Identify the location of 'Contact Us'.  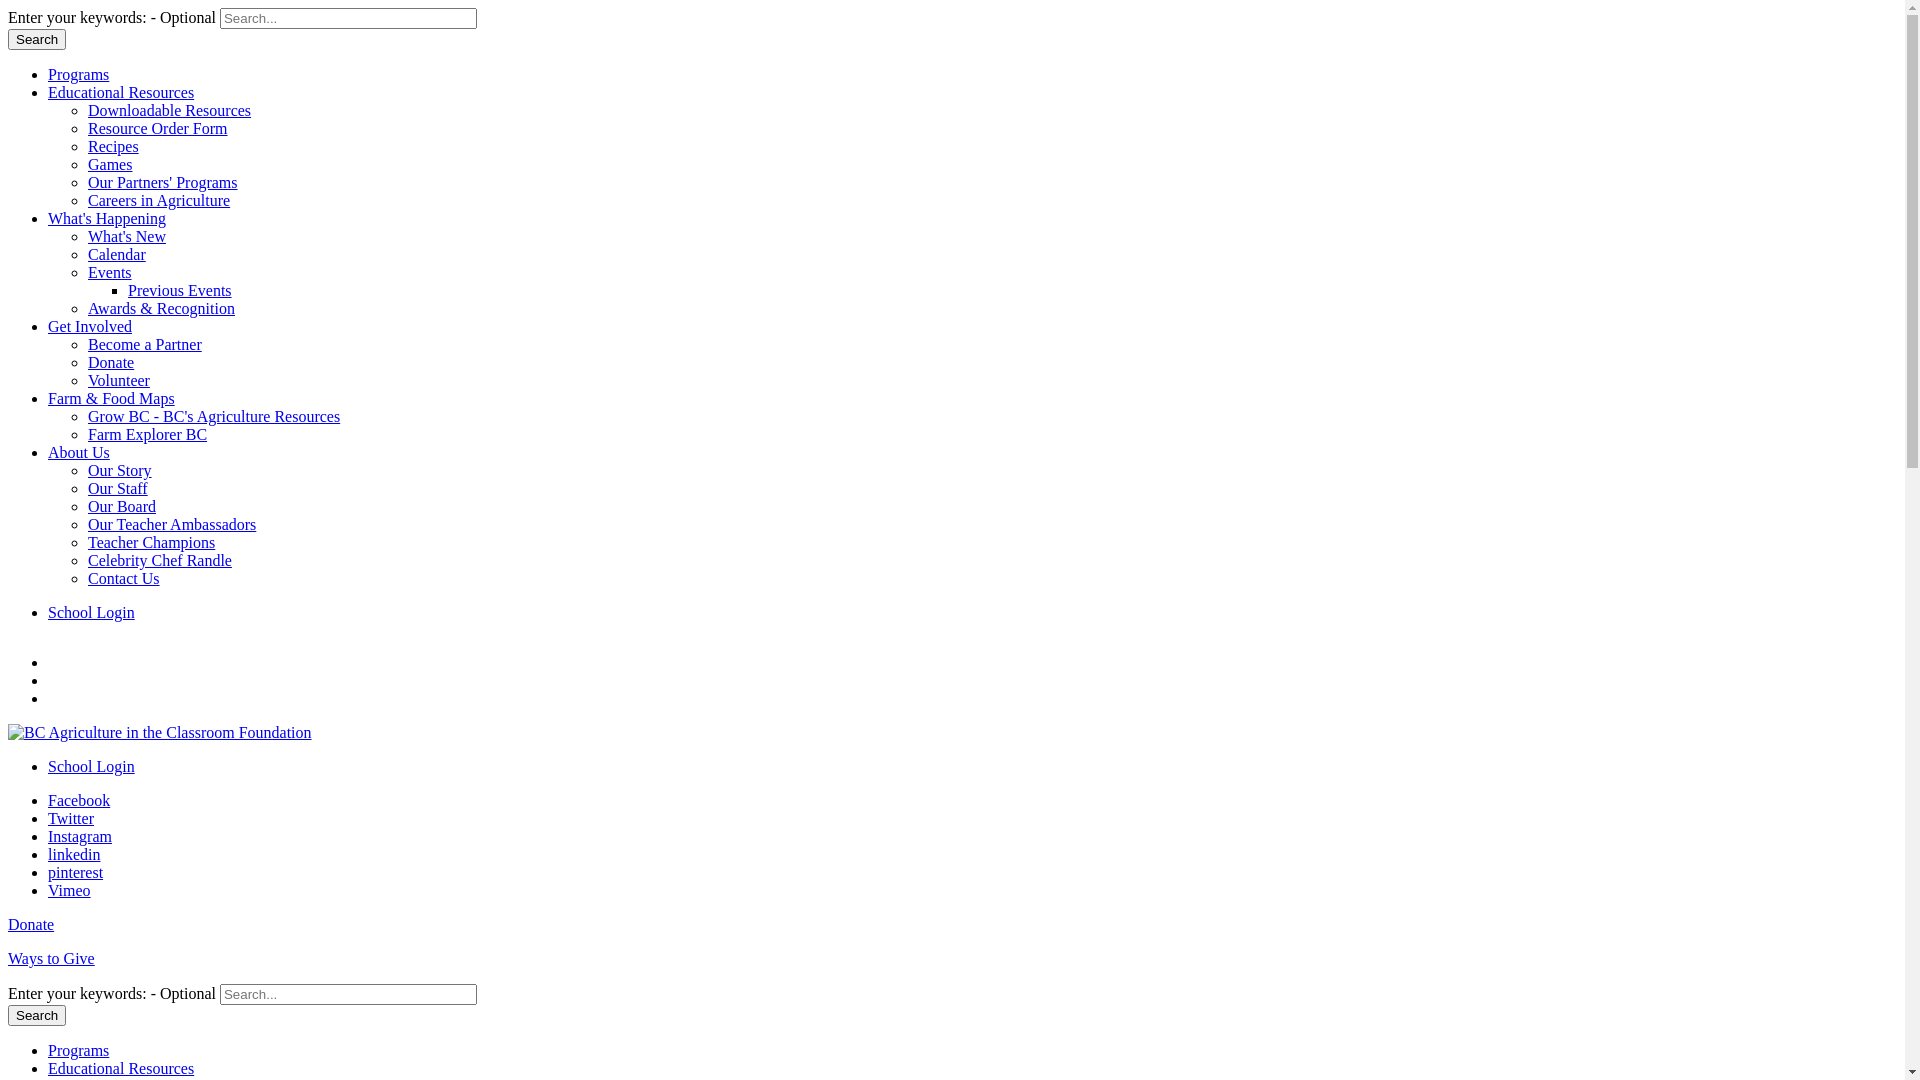
(123, 578).